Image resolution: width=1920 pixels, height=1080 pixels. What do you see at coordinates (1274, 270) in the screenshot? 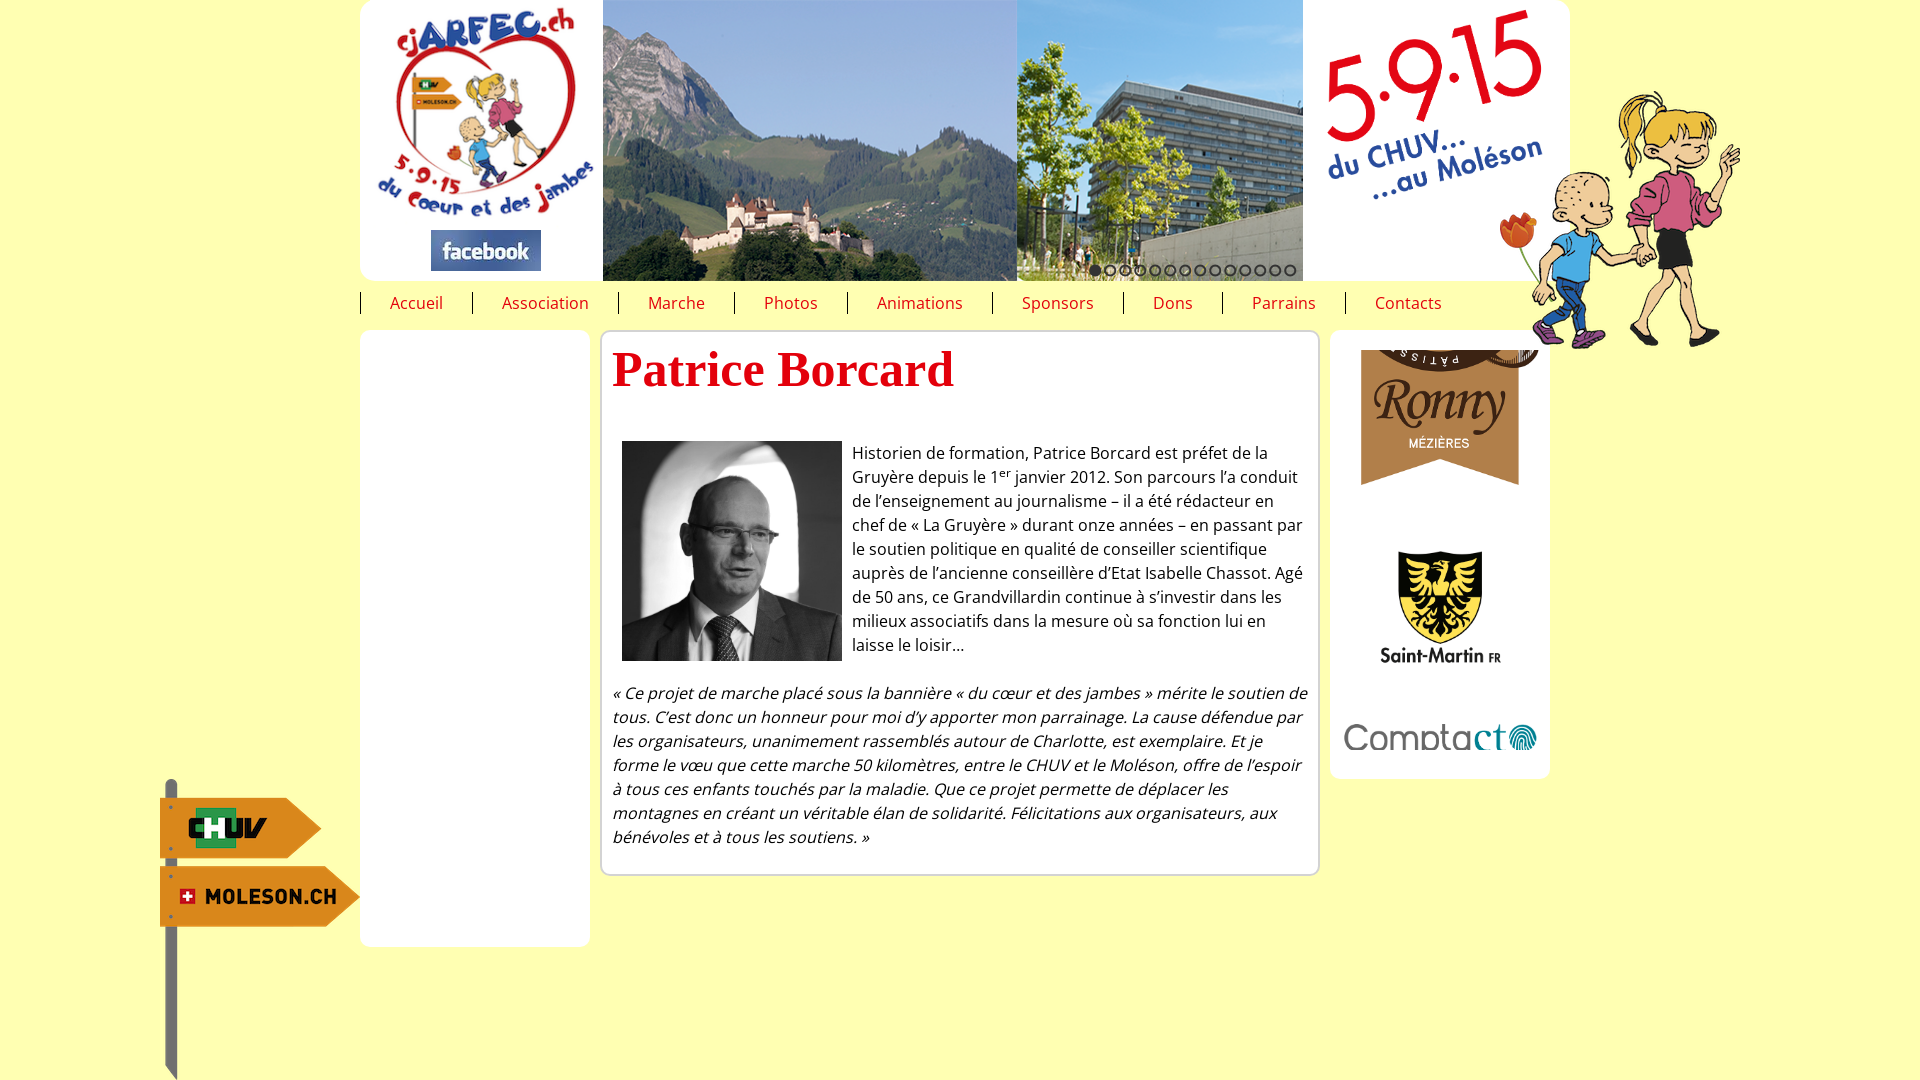
I see `'13'` at bounding box center [1274, 270].